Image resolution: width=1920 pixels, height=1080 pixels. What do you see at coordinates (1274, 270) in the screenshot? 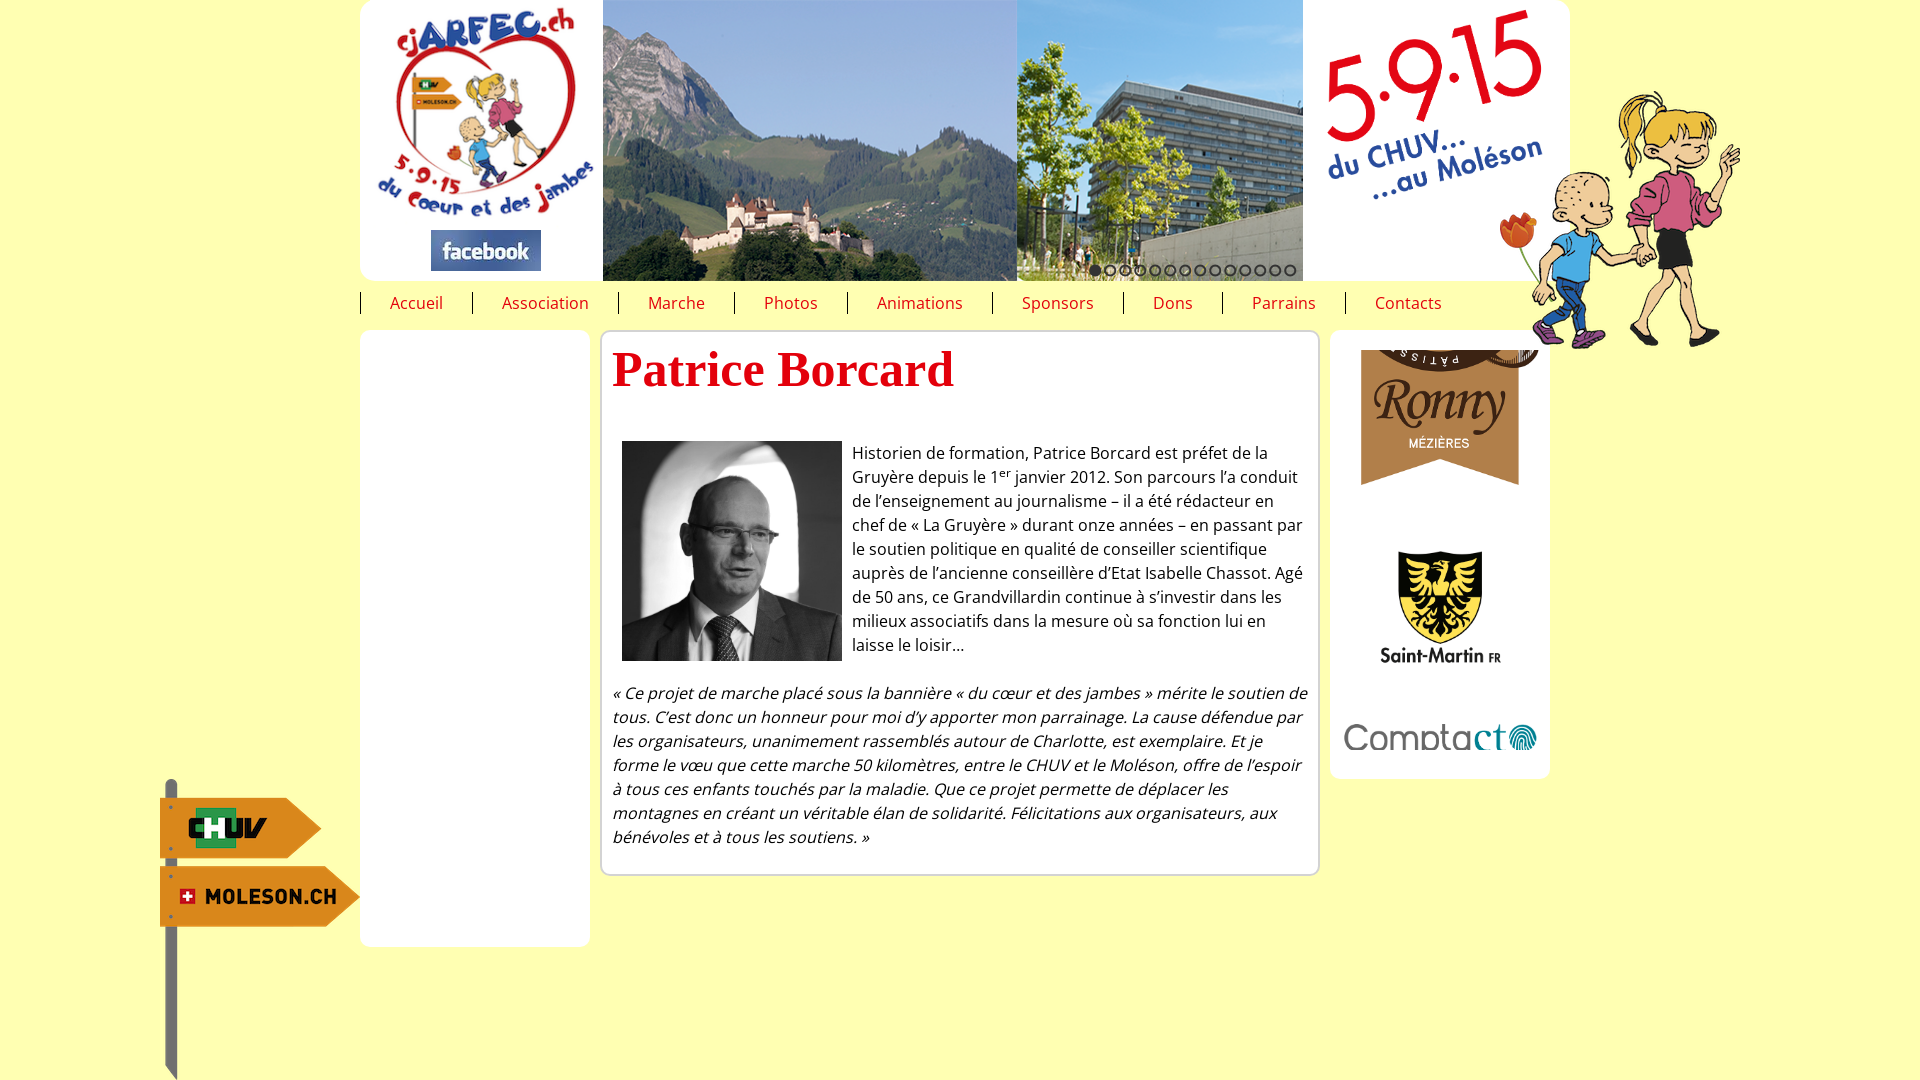
I see `'13'` at bounding box center [1274, 270].